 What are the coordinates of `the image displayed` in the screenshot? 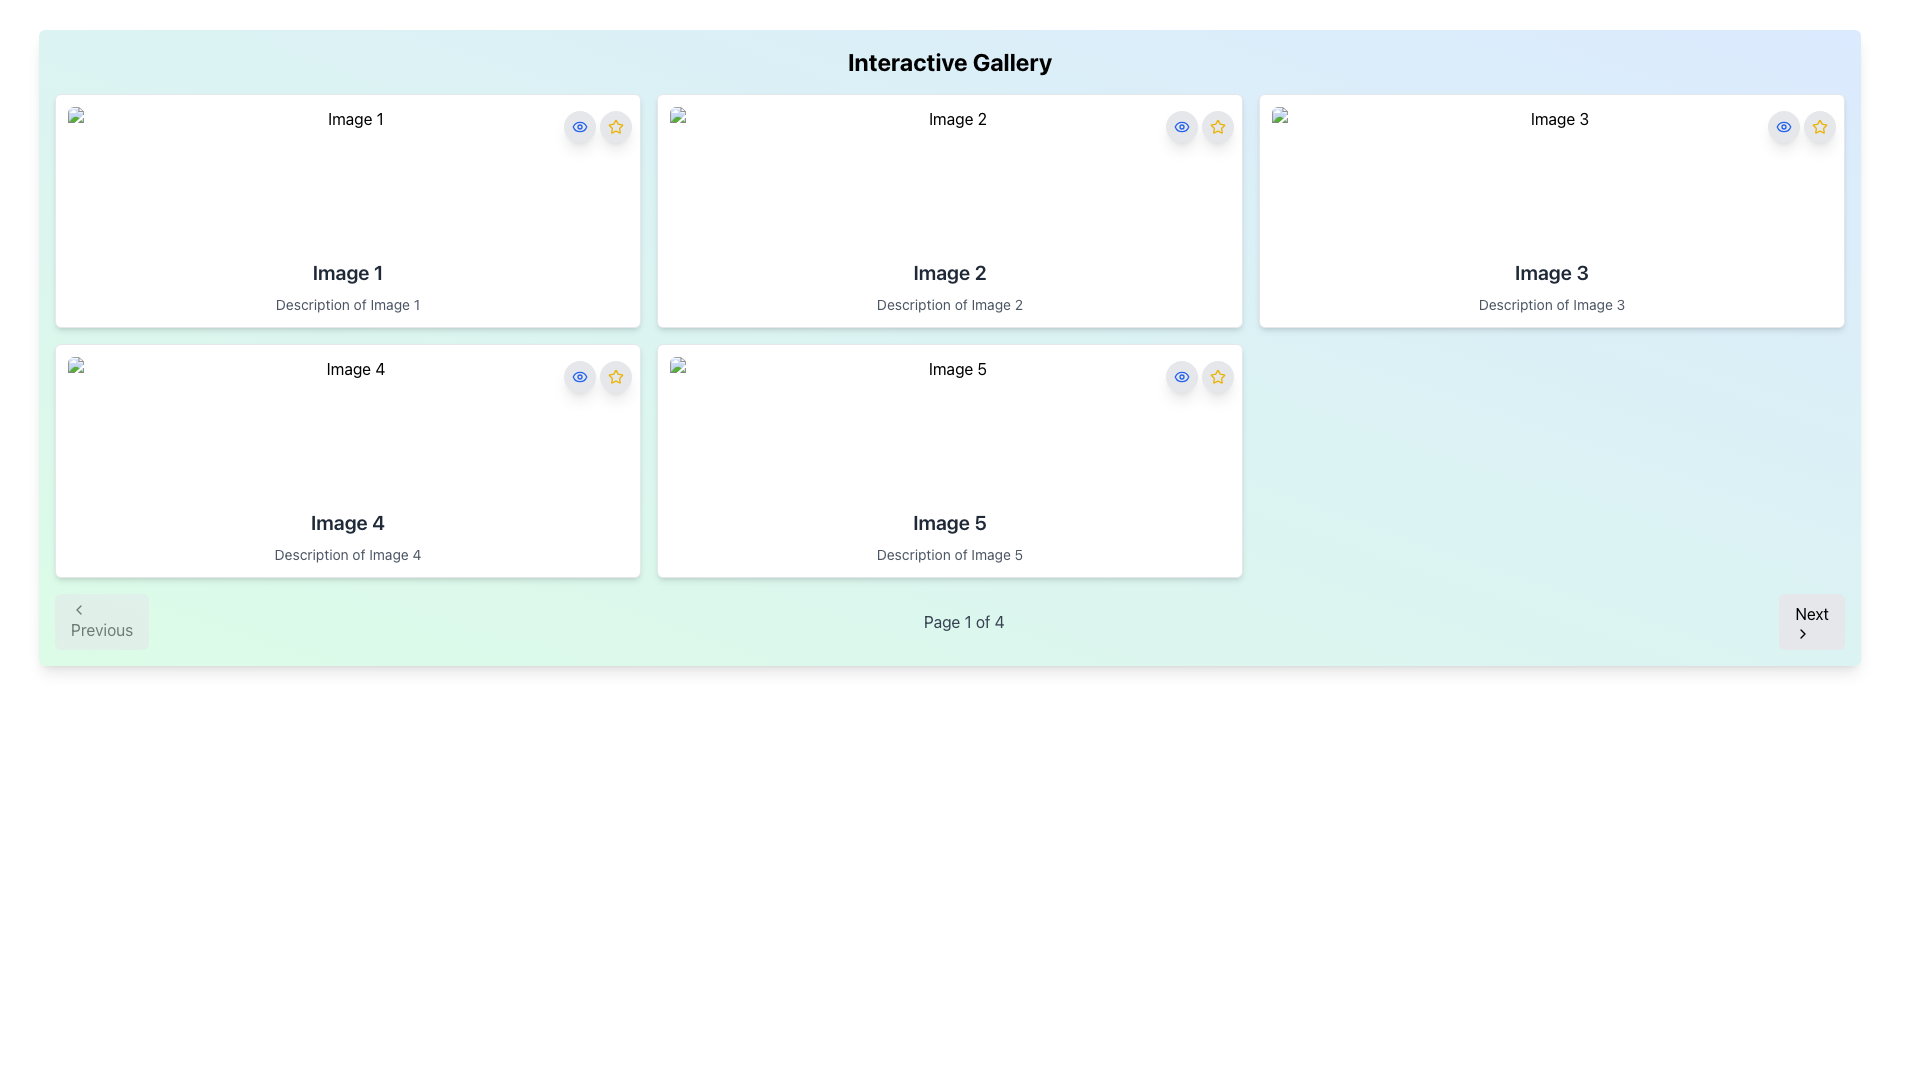 It's located at (949, 427).